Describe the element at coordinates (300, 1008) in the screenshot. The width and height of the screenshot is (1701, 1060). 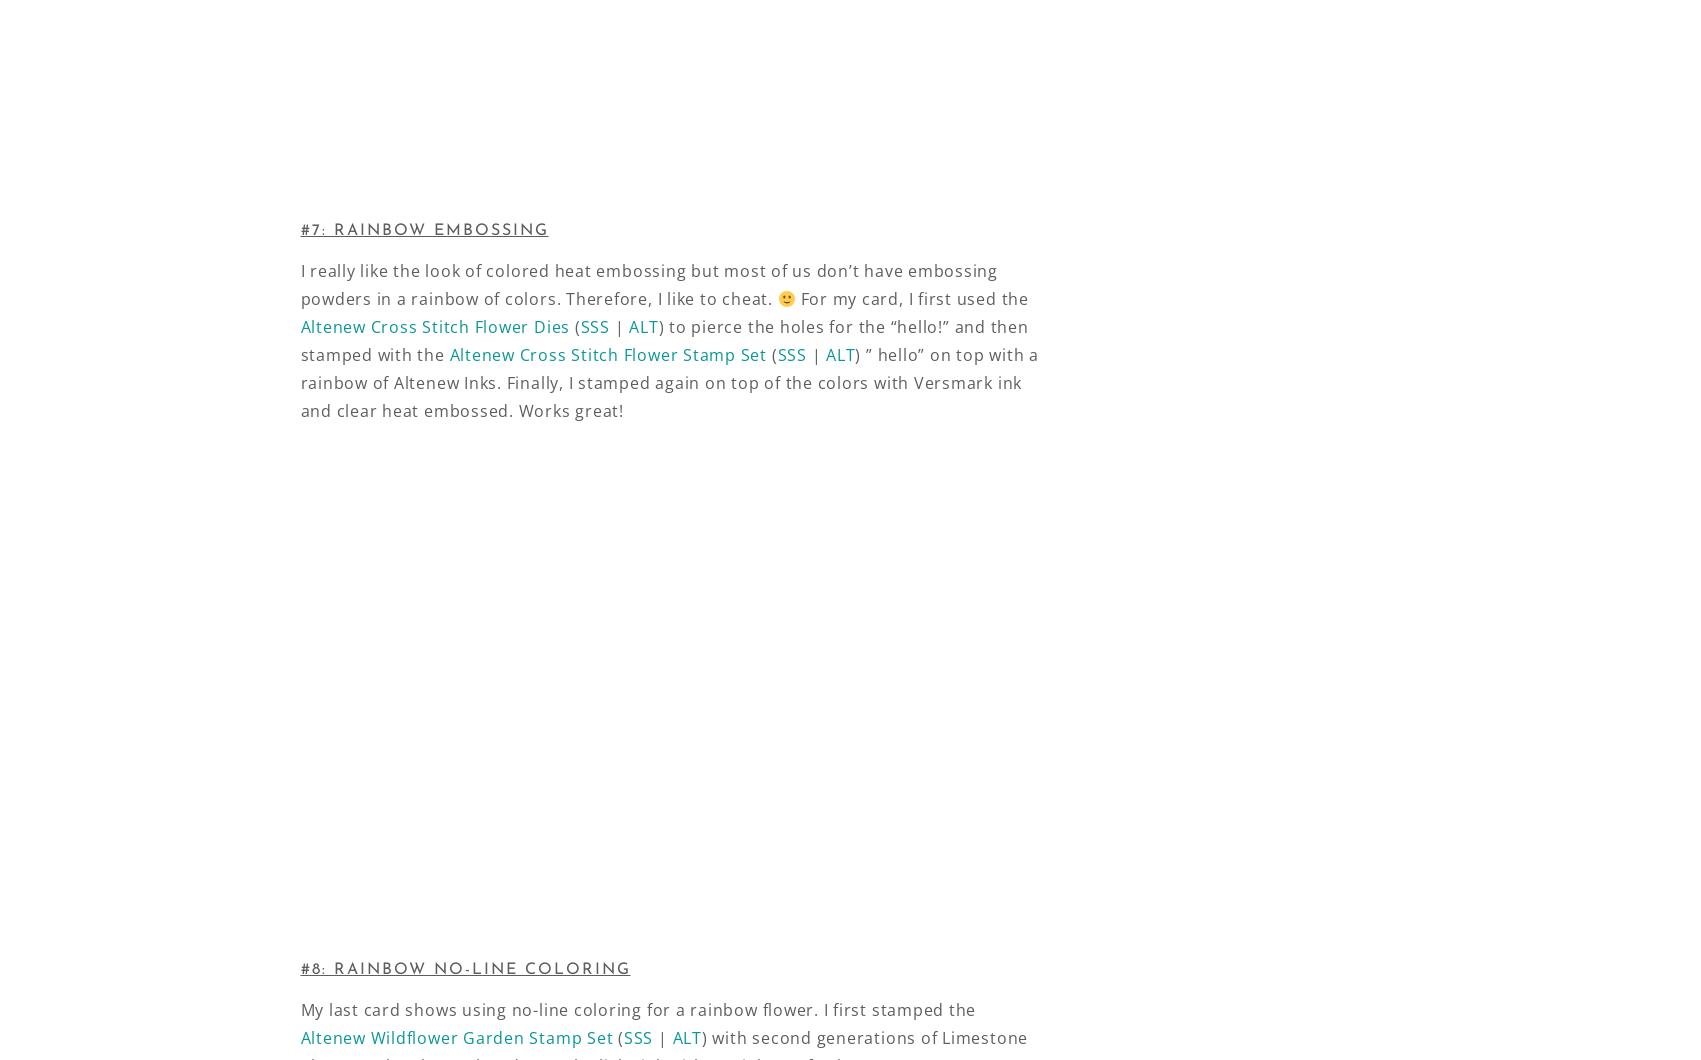
I see `'My last card shows using no-line coloring for a rainbow flower. I first stamped the'` at that location.